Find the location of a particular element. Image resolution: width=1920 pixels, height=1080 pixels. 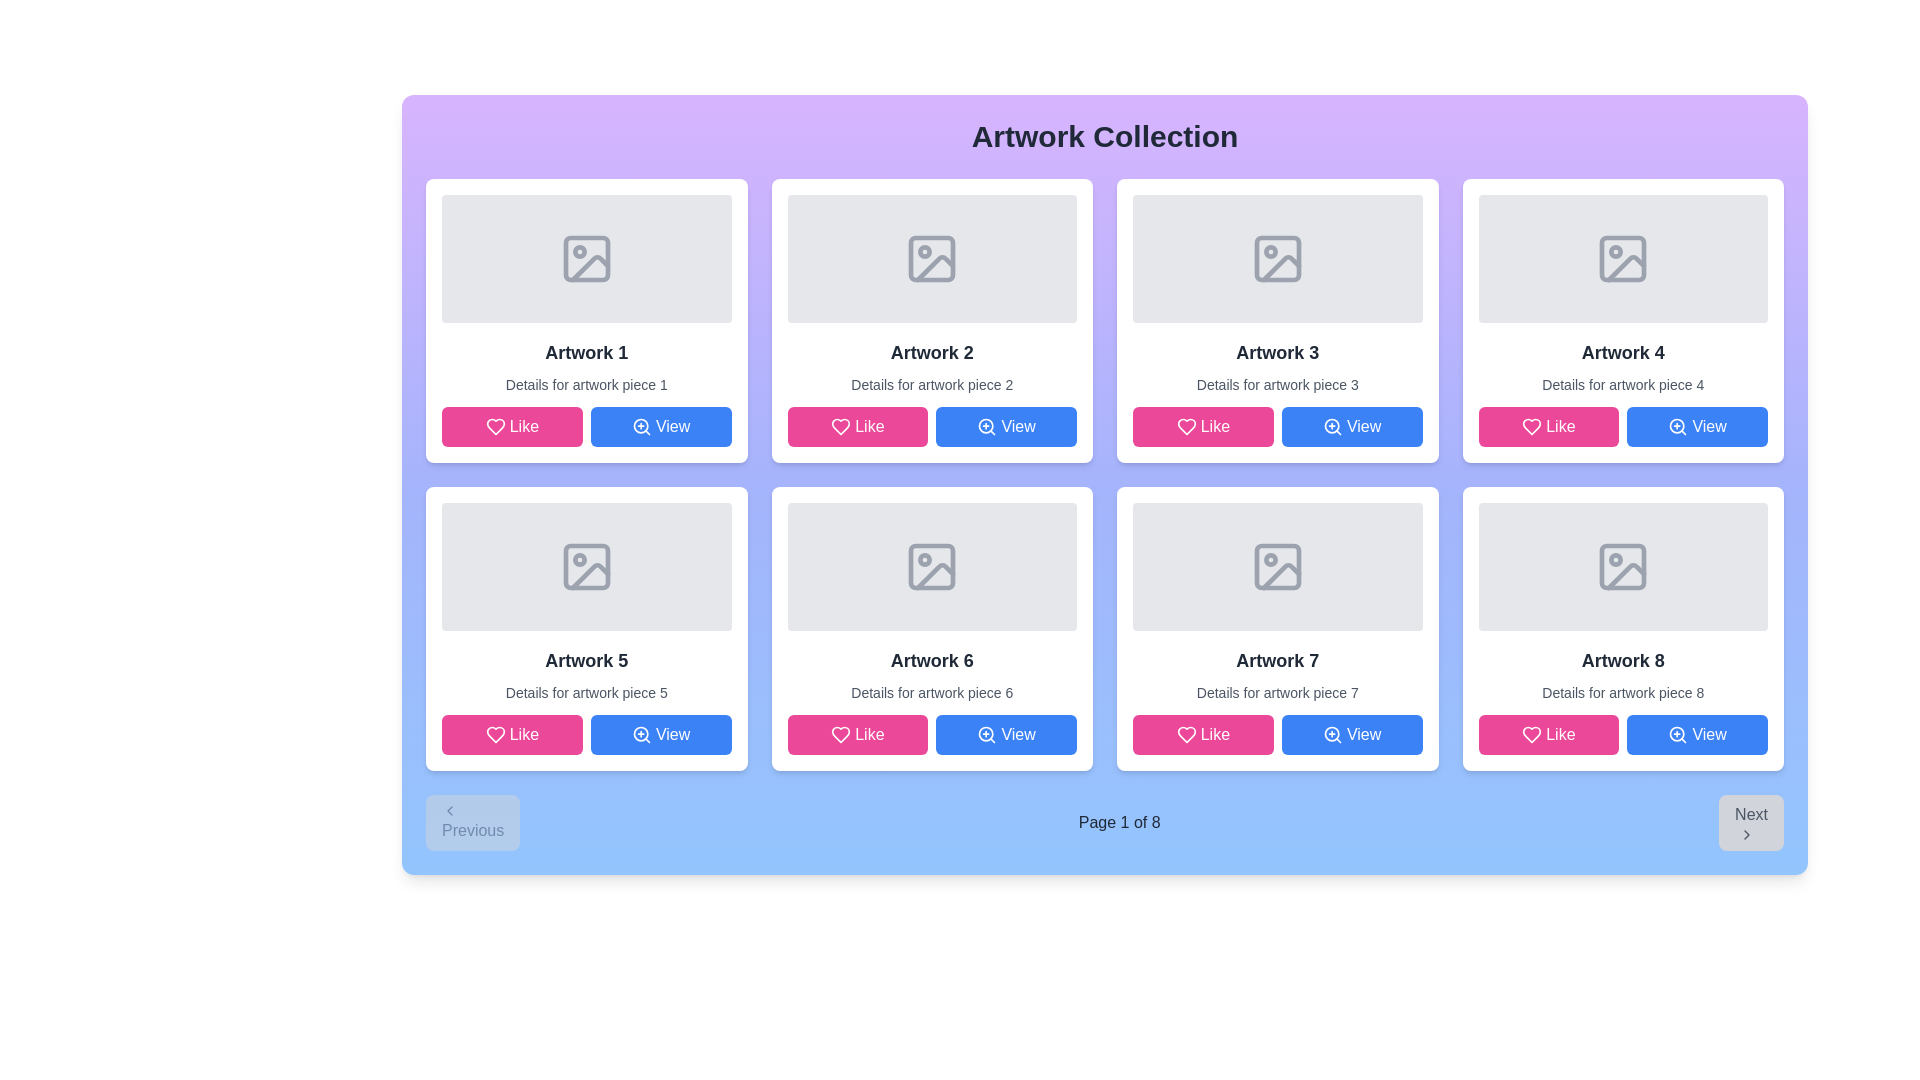

the 'Like' icon located within the button under the 'Artwork 4' card in the second row and fourth column of the grid layout is located at coordinates (1531, 426).